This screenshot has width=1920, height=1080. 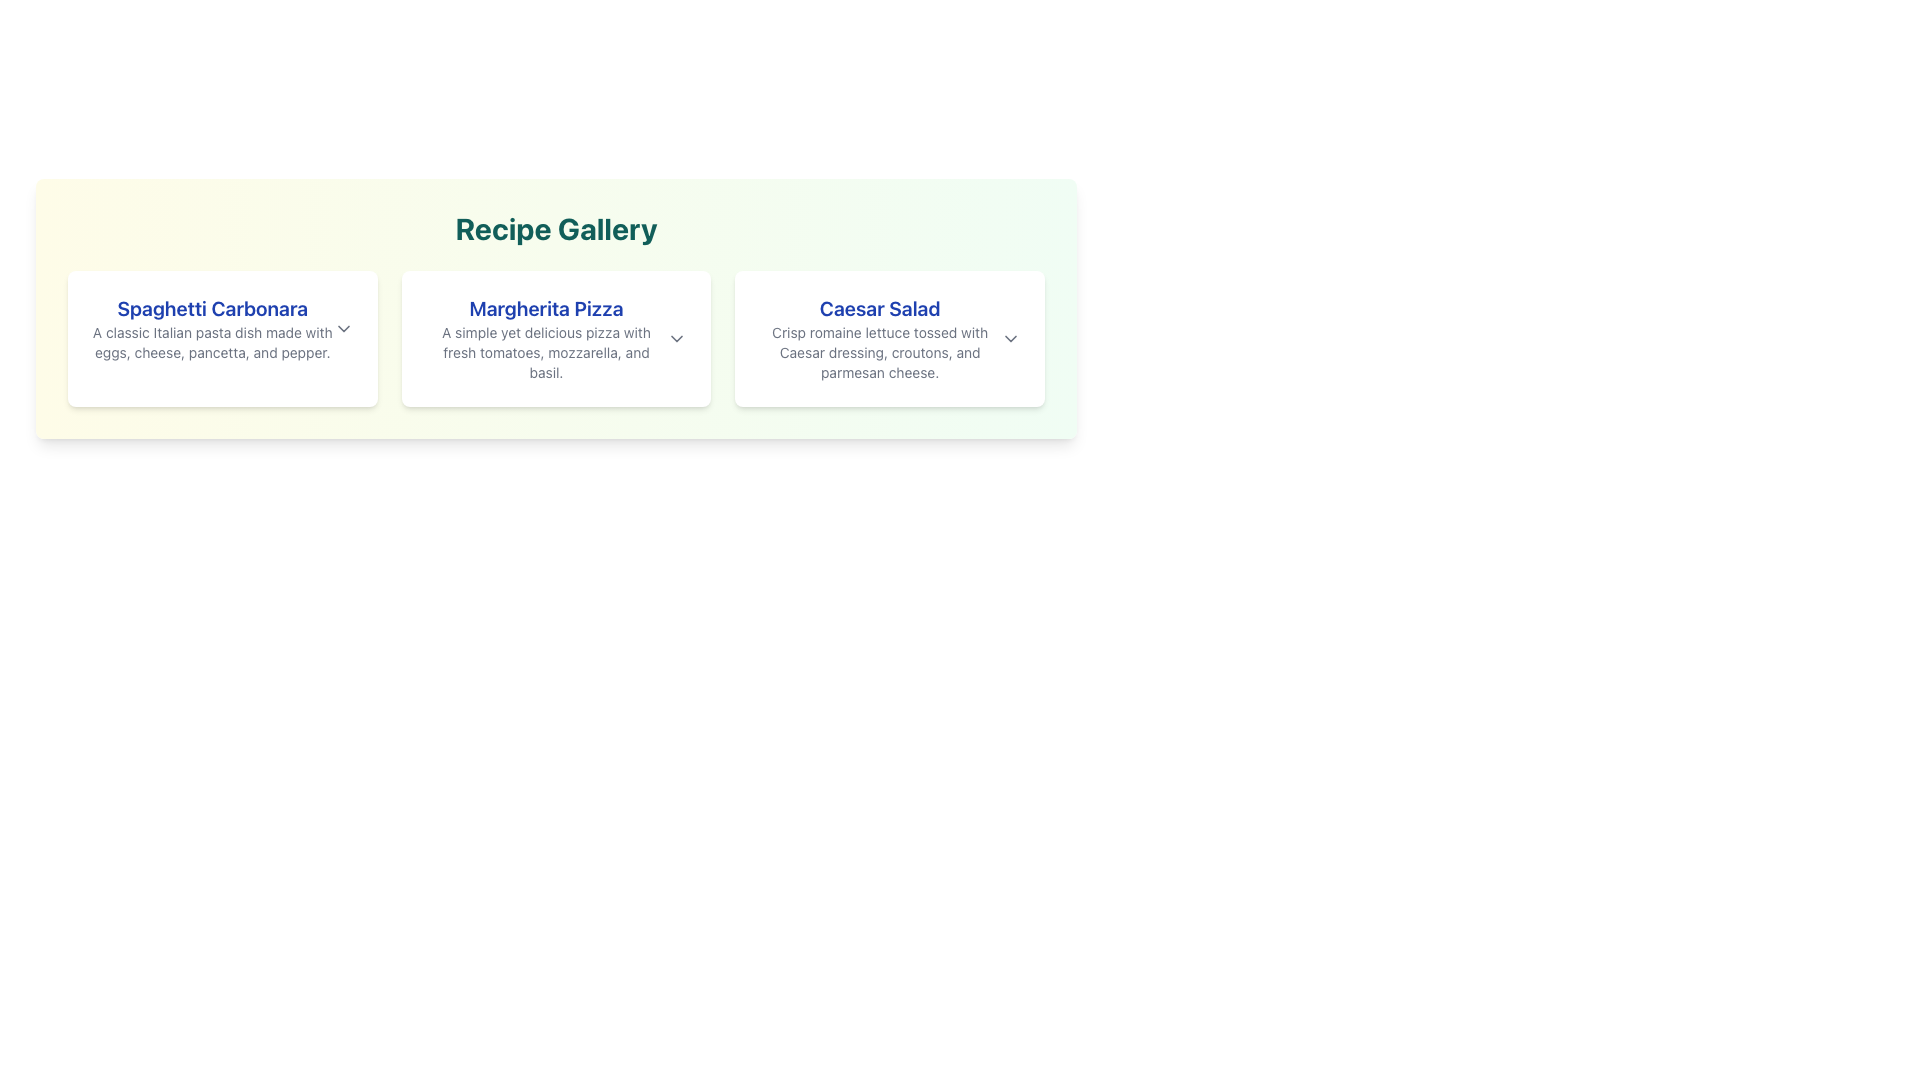 What do you see at coordinates (212, 308) in the screenshot?
I see `title text of the recipe card, which is positioned at the top-left corner of the card and provides the name of the dish being described` at bounding box center [212, 308].